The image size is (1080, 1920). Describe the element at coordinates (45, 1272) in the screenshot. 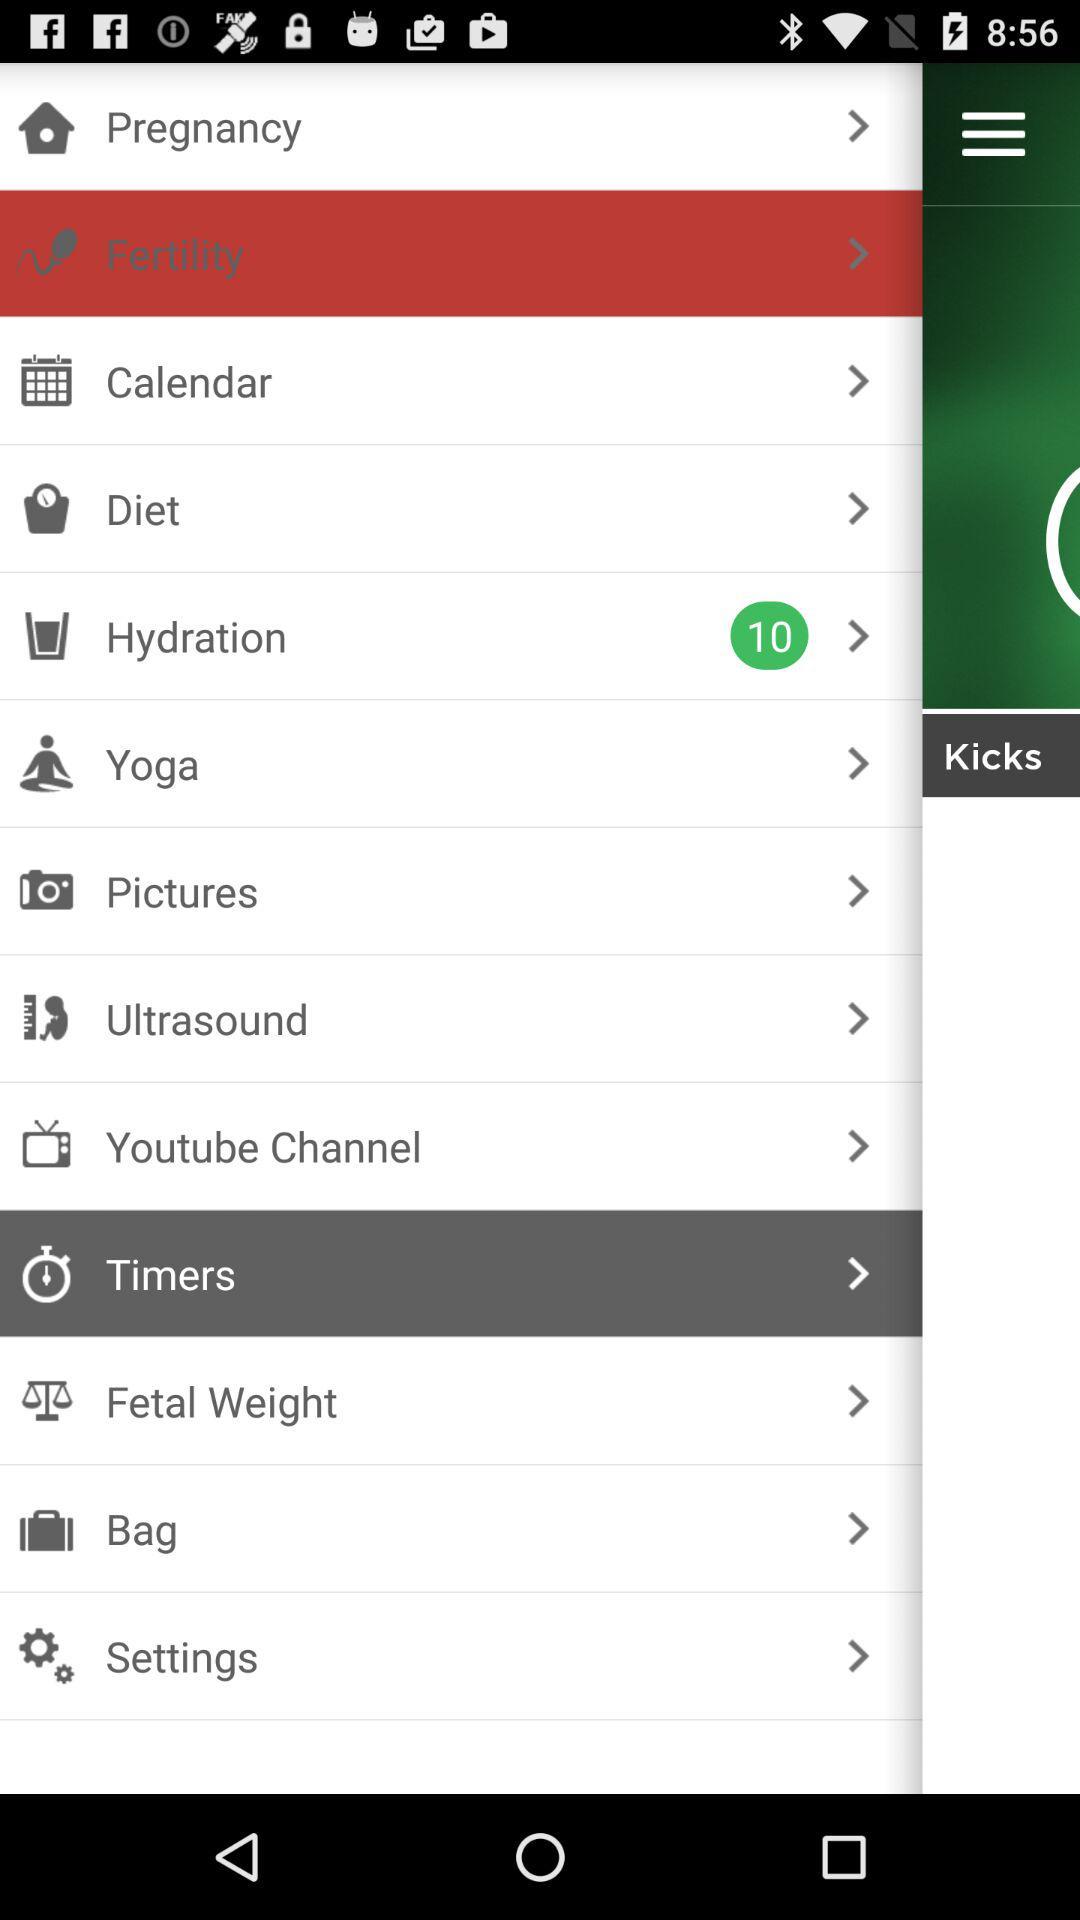

I see `the icon which is left to the timers` at that location.